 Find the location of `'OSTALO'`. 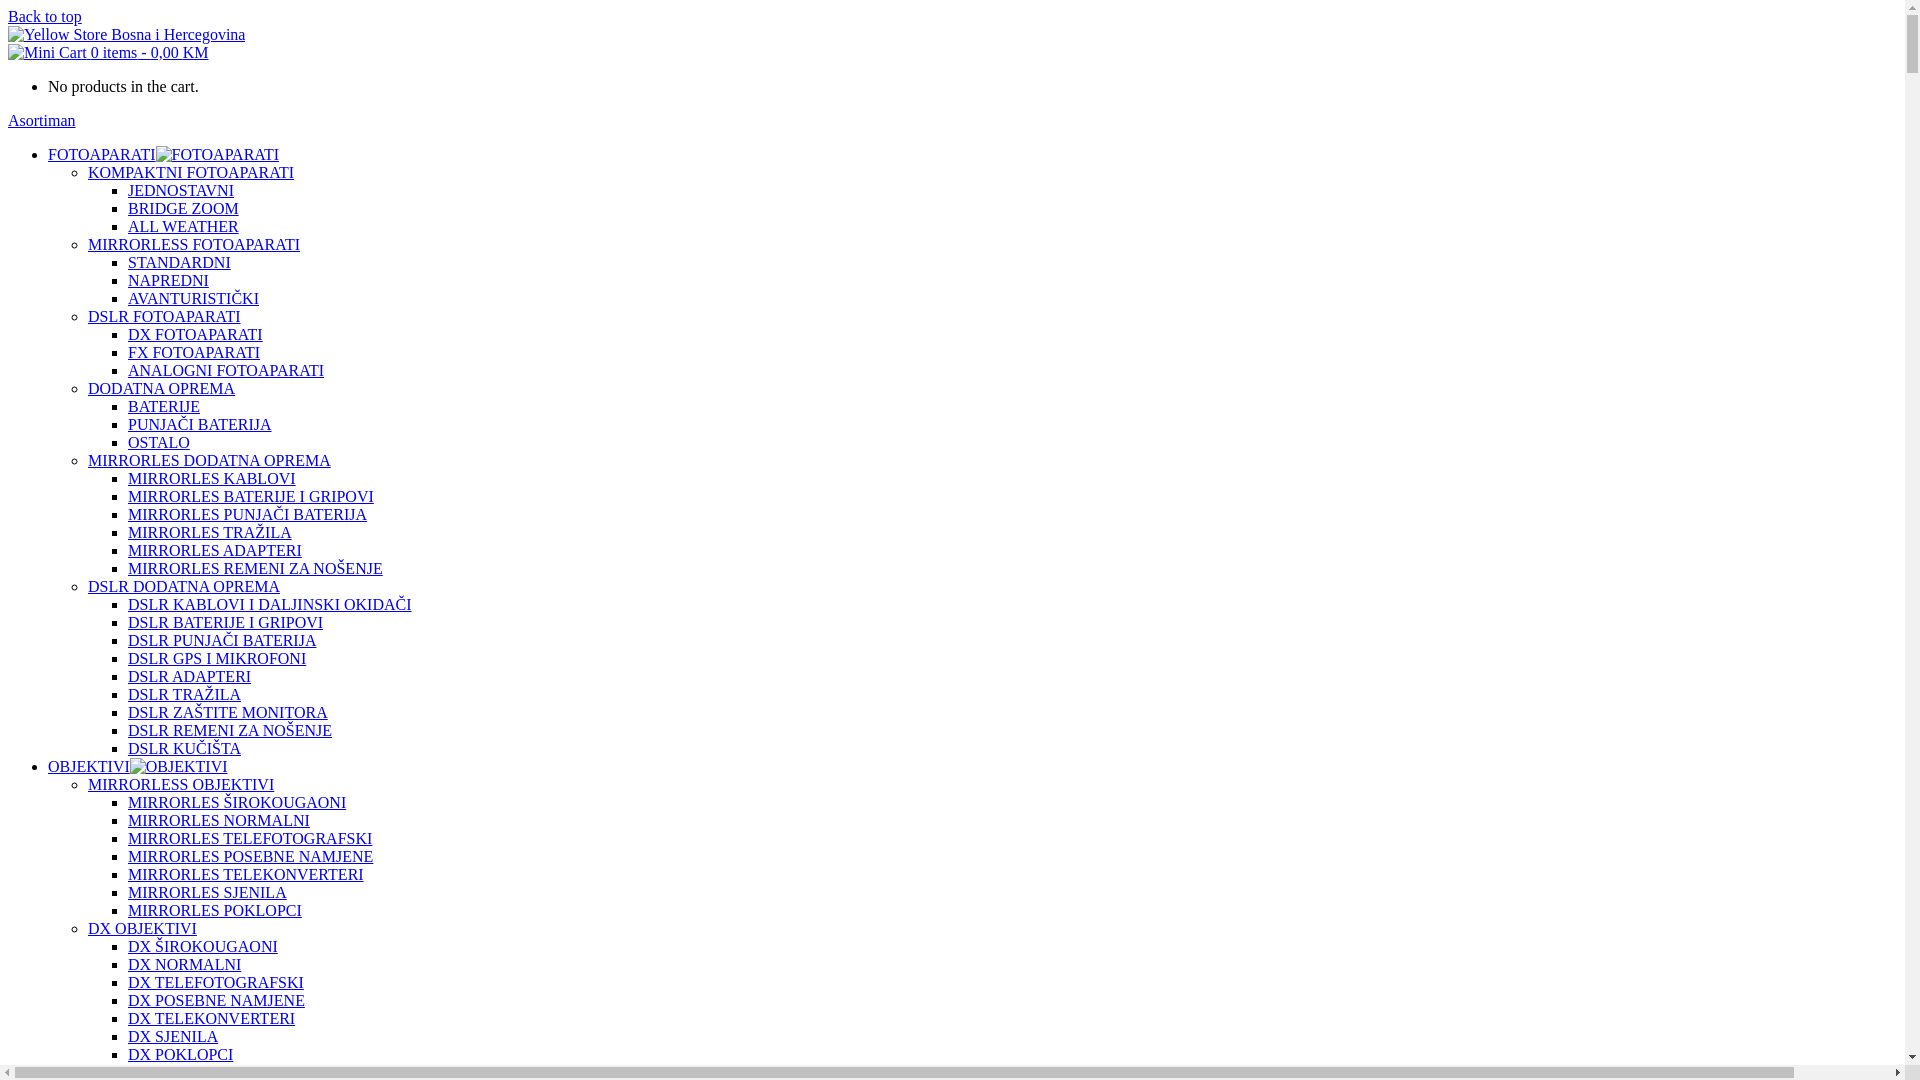

'OSTALO' is located at coordinates (157, 441).